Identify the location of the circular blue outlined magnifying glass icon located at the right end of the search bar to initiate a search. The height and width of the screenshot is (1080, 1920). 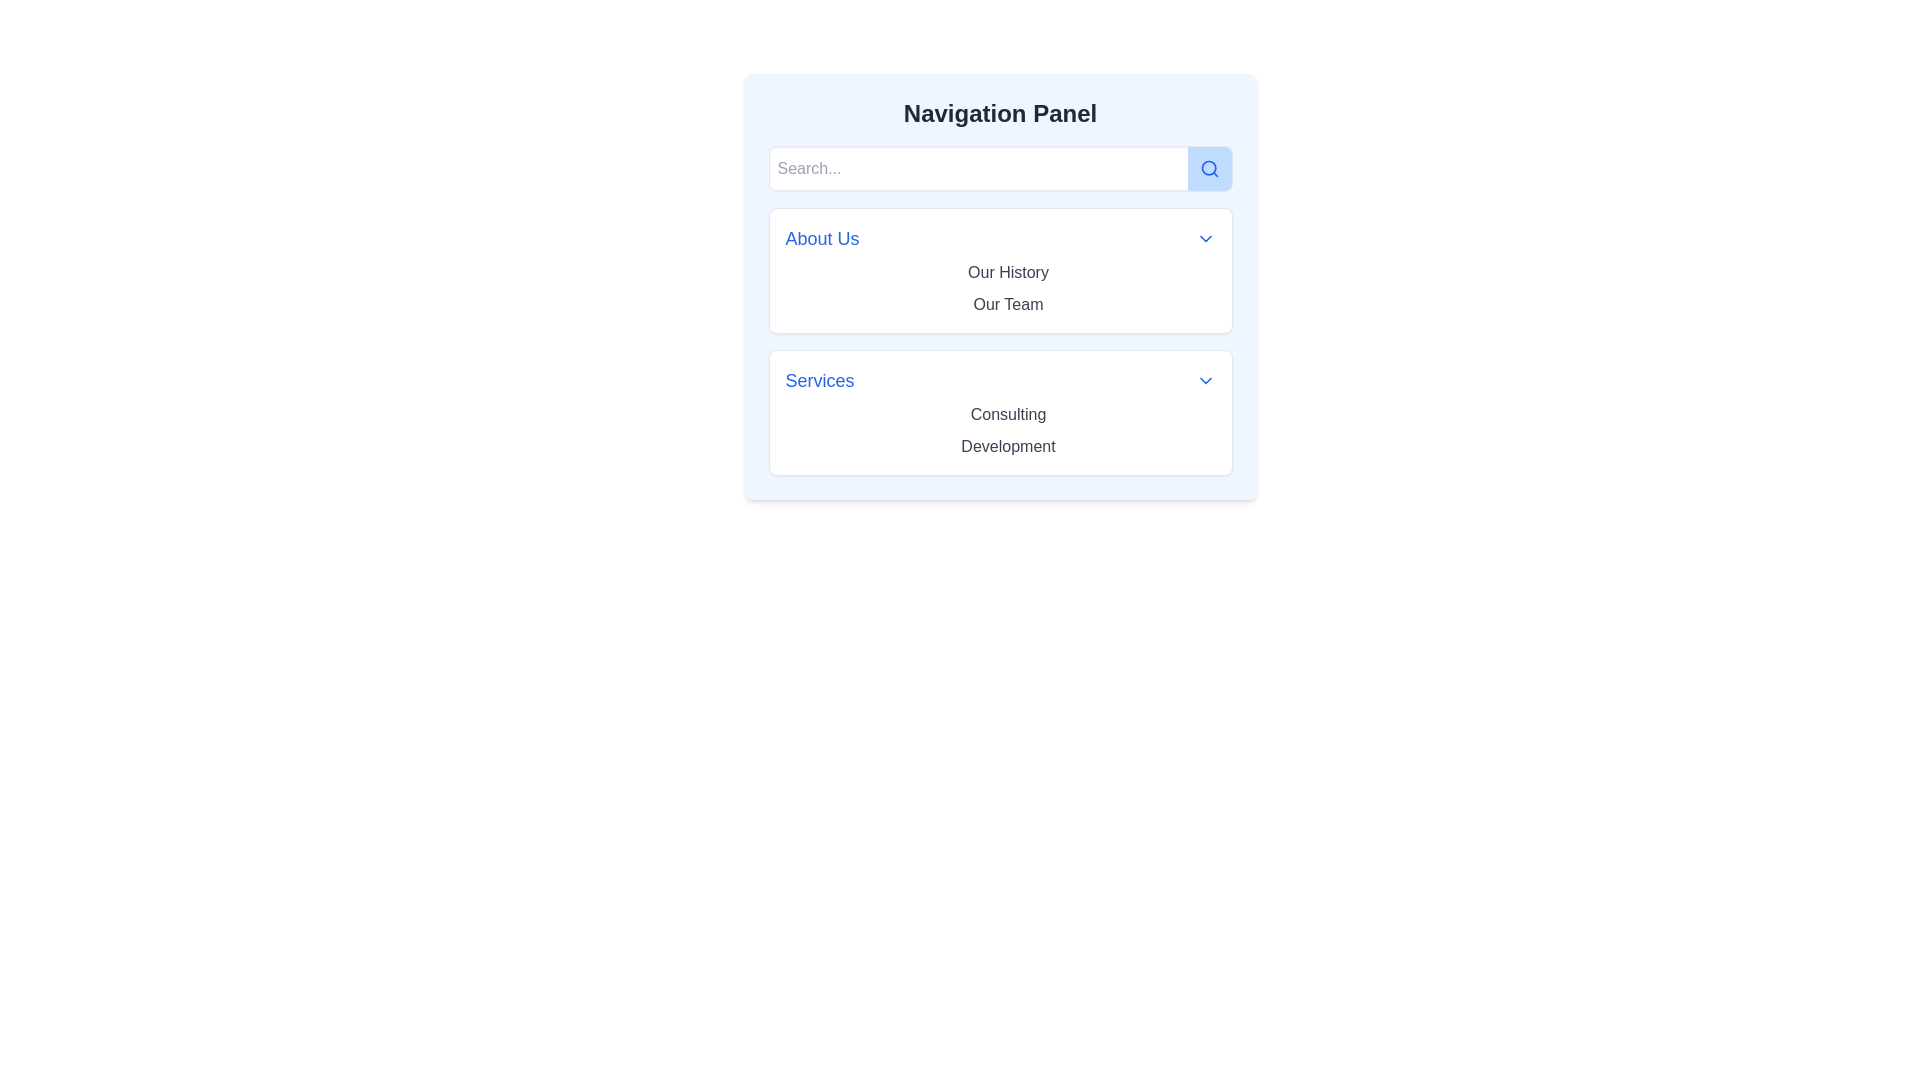
(1208, 168).